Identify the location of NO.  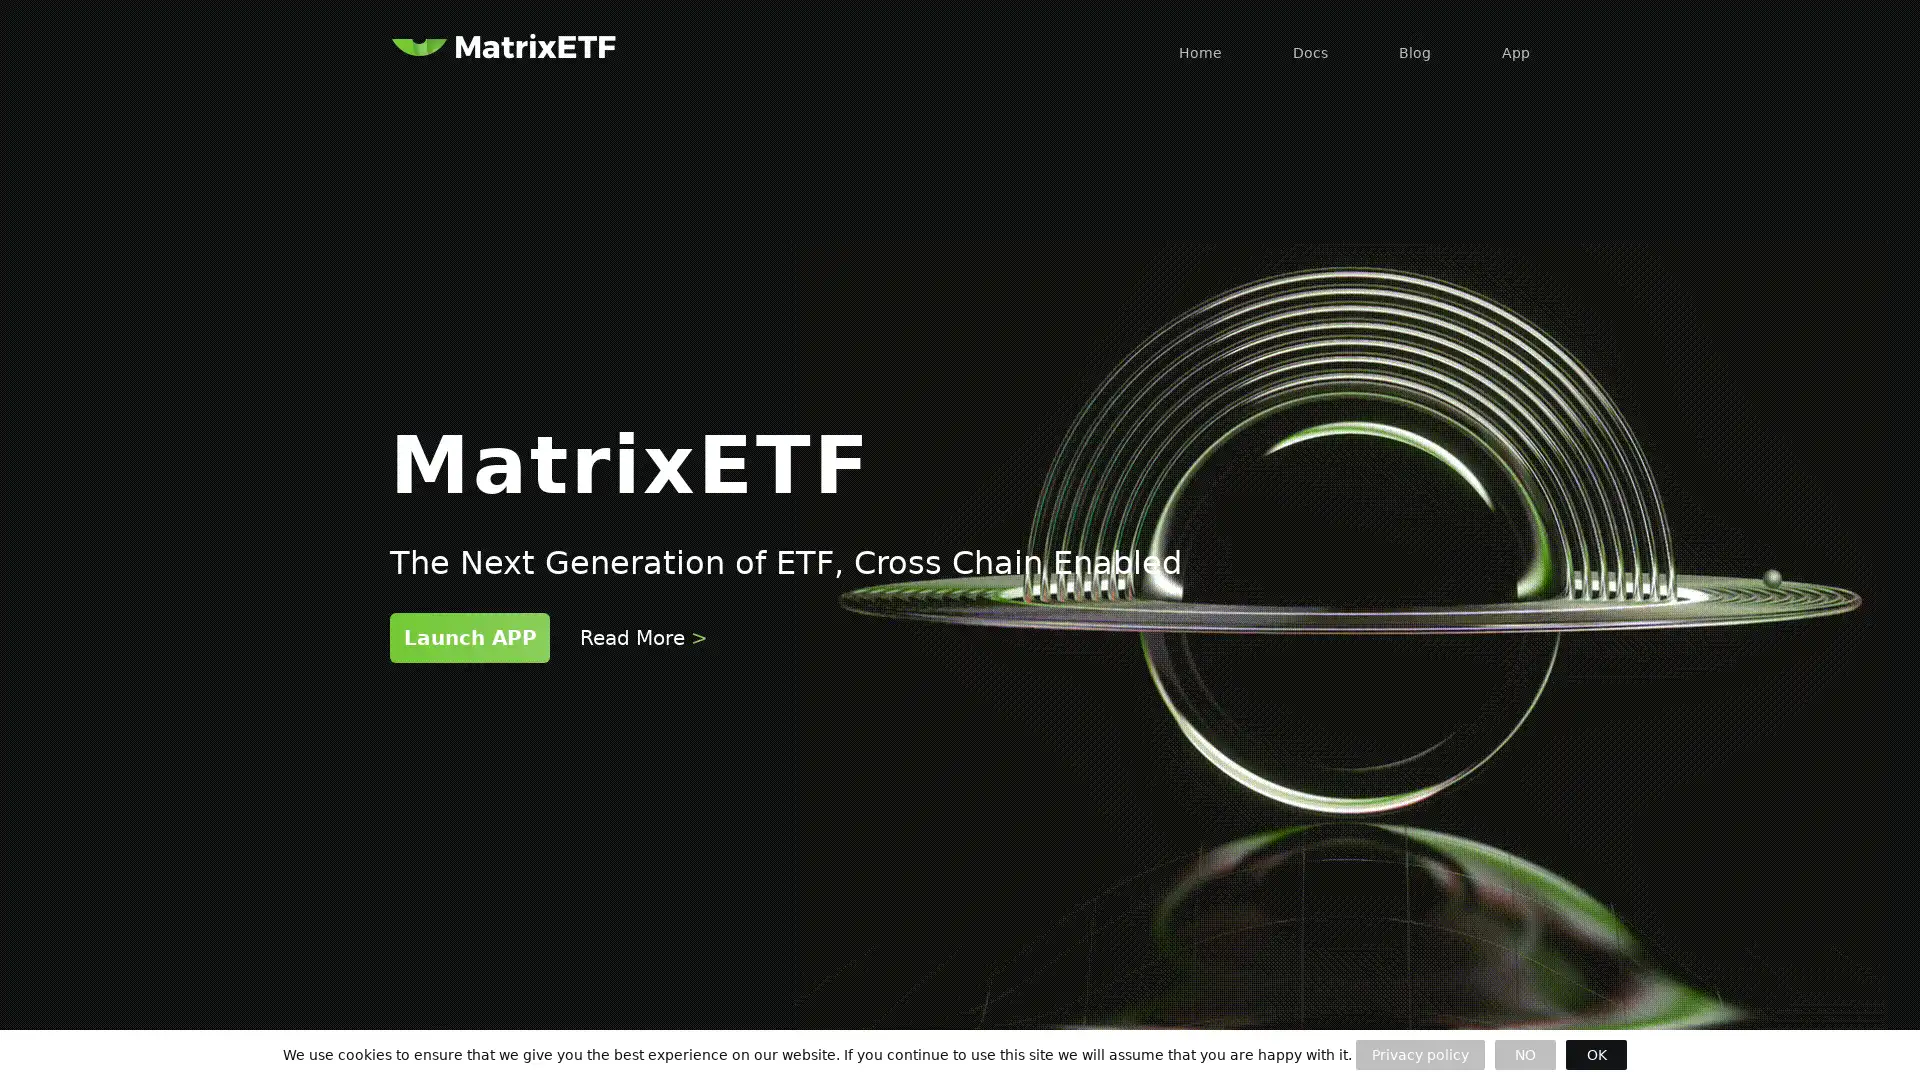
(1524, 1054).